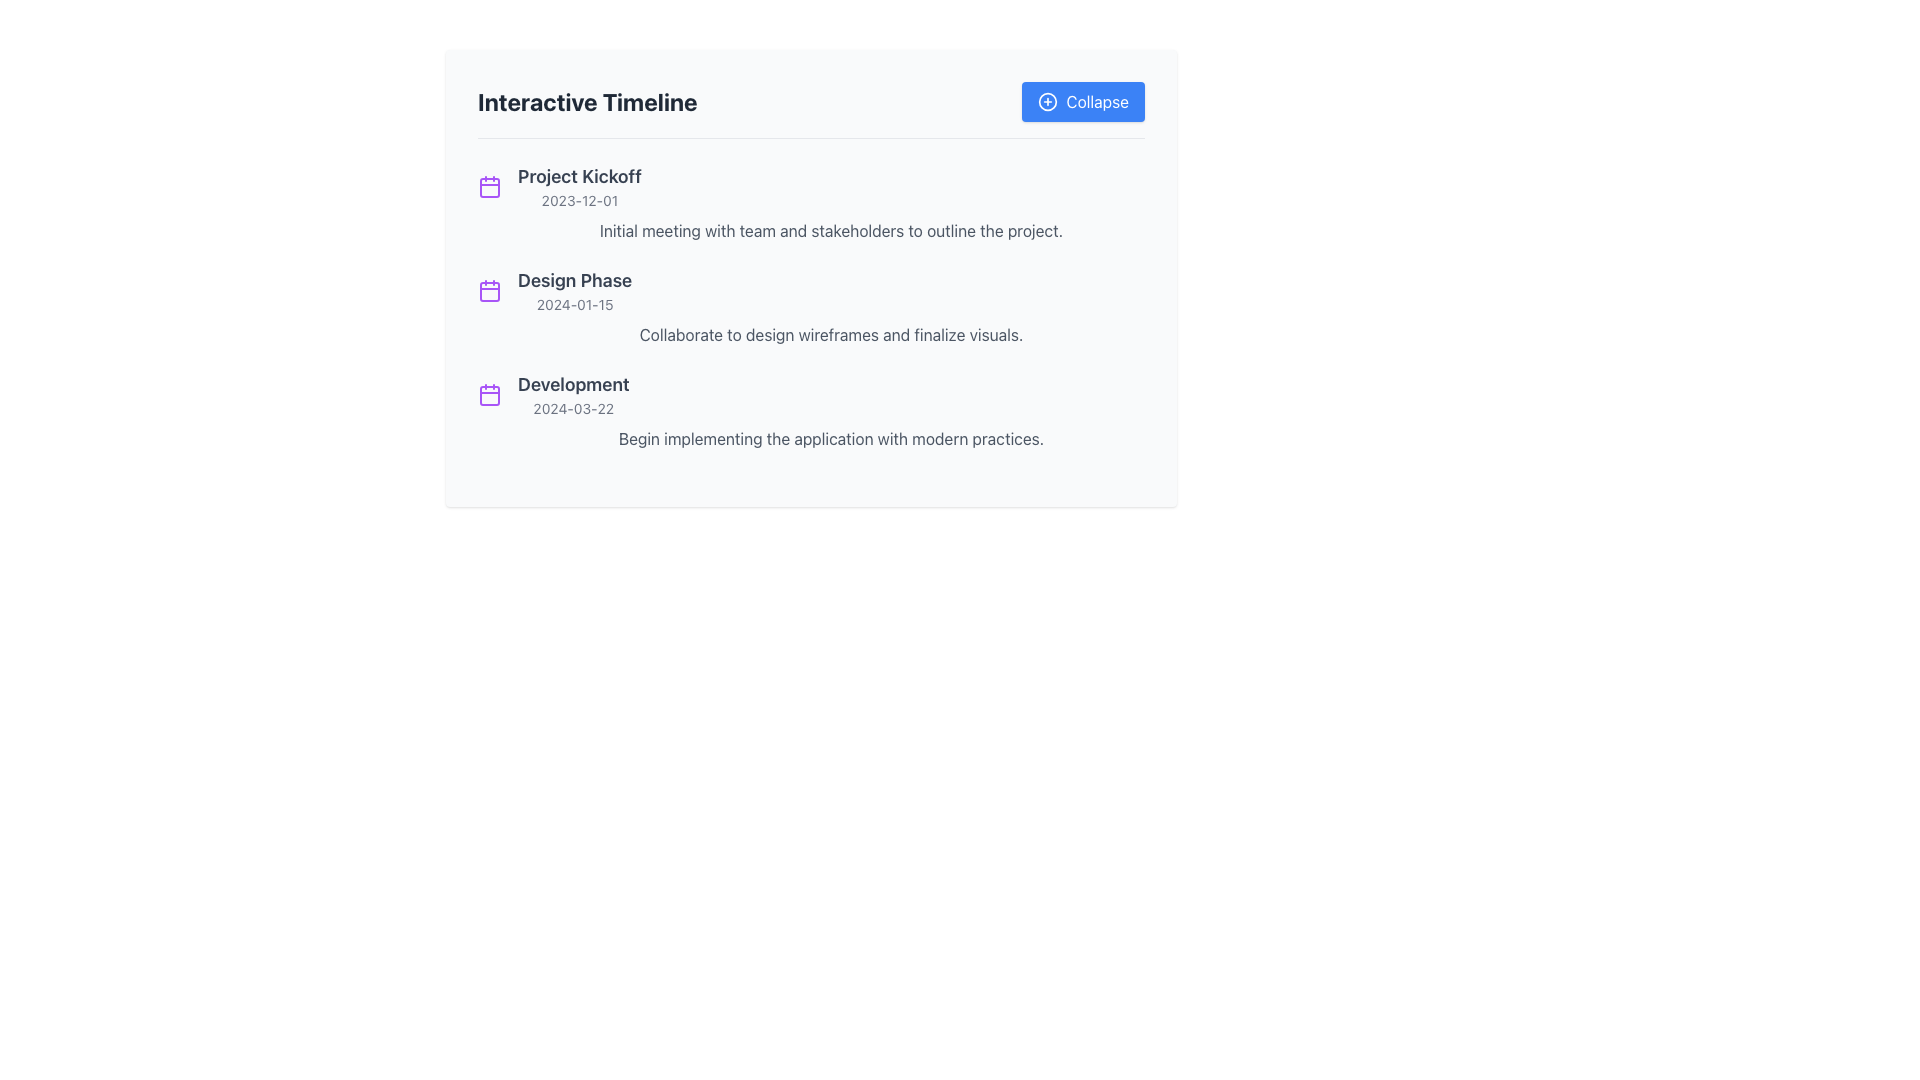 Image resolution: width=1920 pixels, height=1080 pixels. Describe the element at coordinates (578, 200) in the screenshot. I see `date displayed in the text label showing '2023-12-01', which is located beneath the 'Project Kickoff' heading in the timeline interface` at that location.